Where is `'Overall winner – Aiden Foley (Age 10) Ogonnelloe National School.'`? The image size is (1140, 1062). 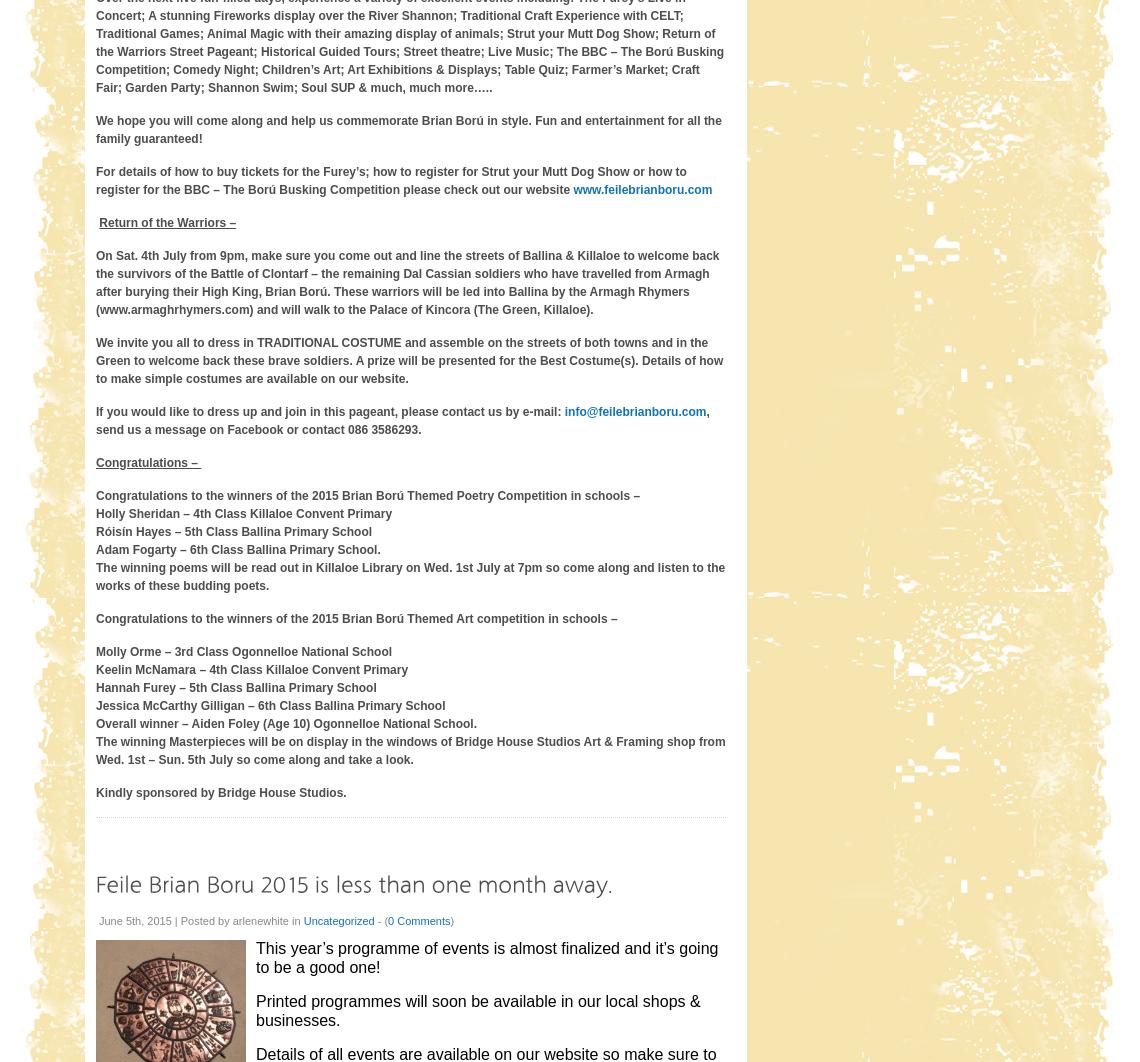 'Overall winner – Aiden Foley (Age 10) Ogonnelloe National School.' is located at coordinates (94, 723).